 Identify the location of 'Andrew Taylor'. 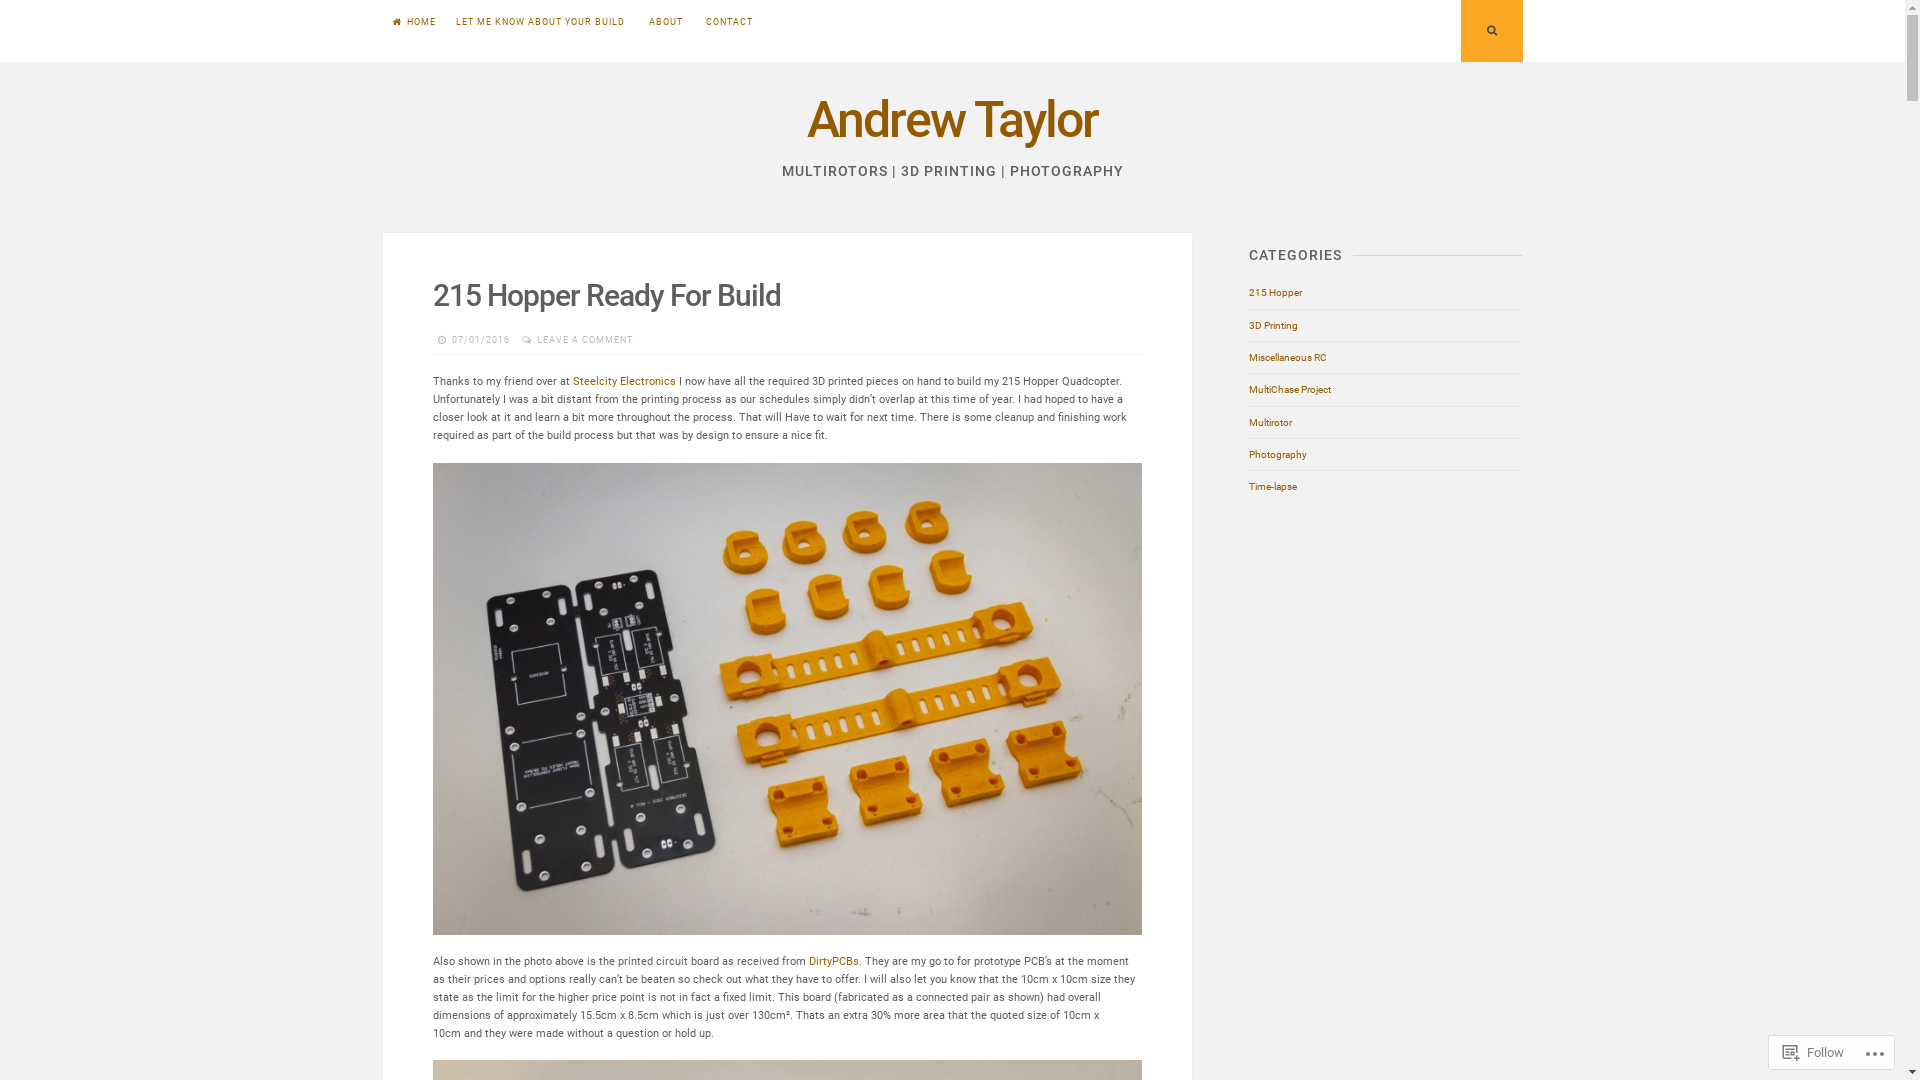
(806, 119).